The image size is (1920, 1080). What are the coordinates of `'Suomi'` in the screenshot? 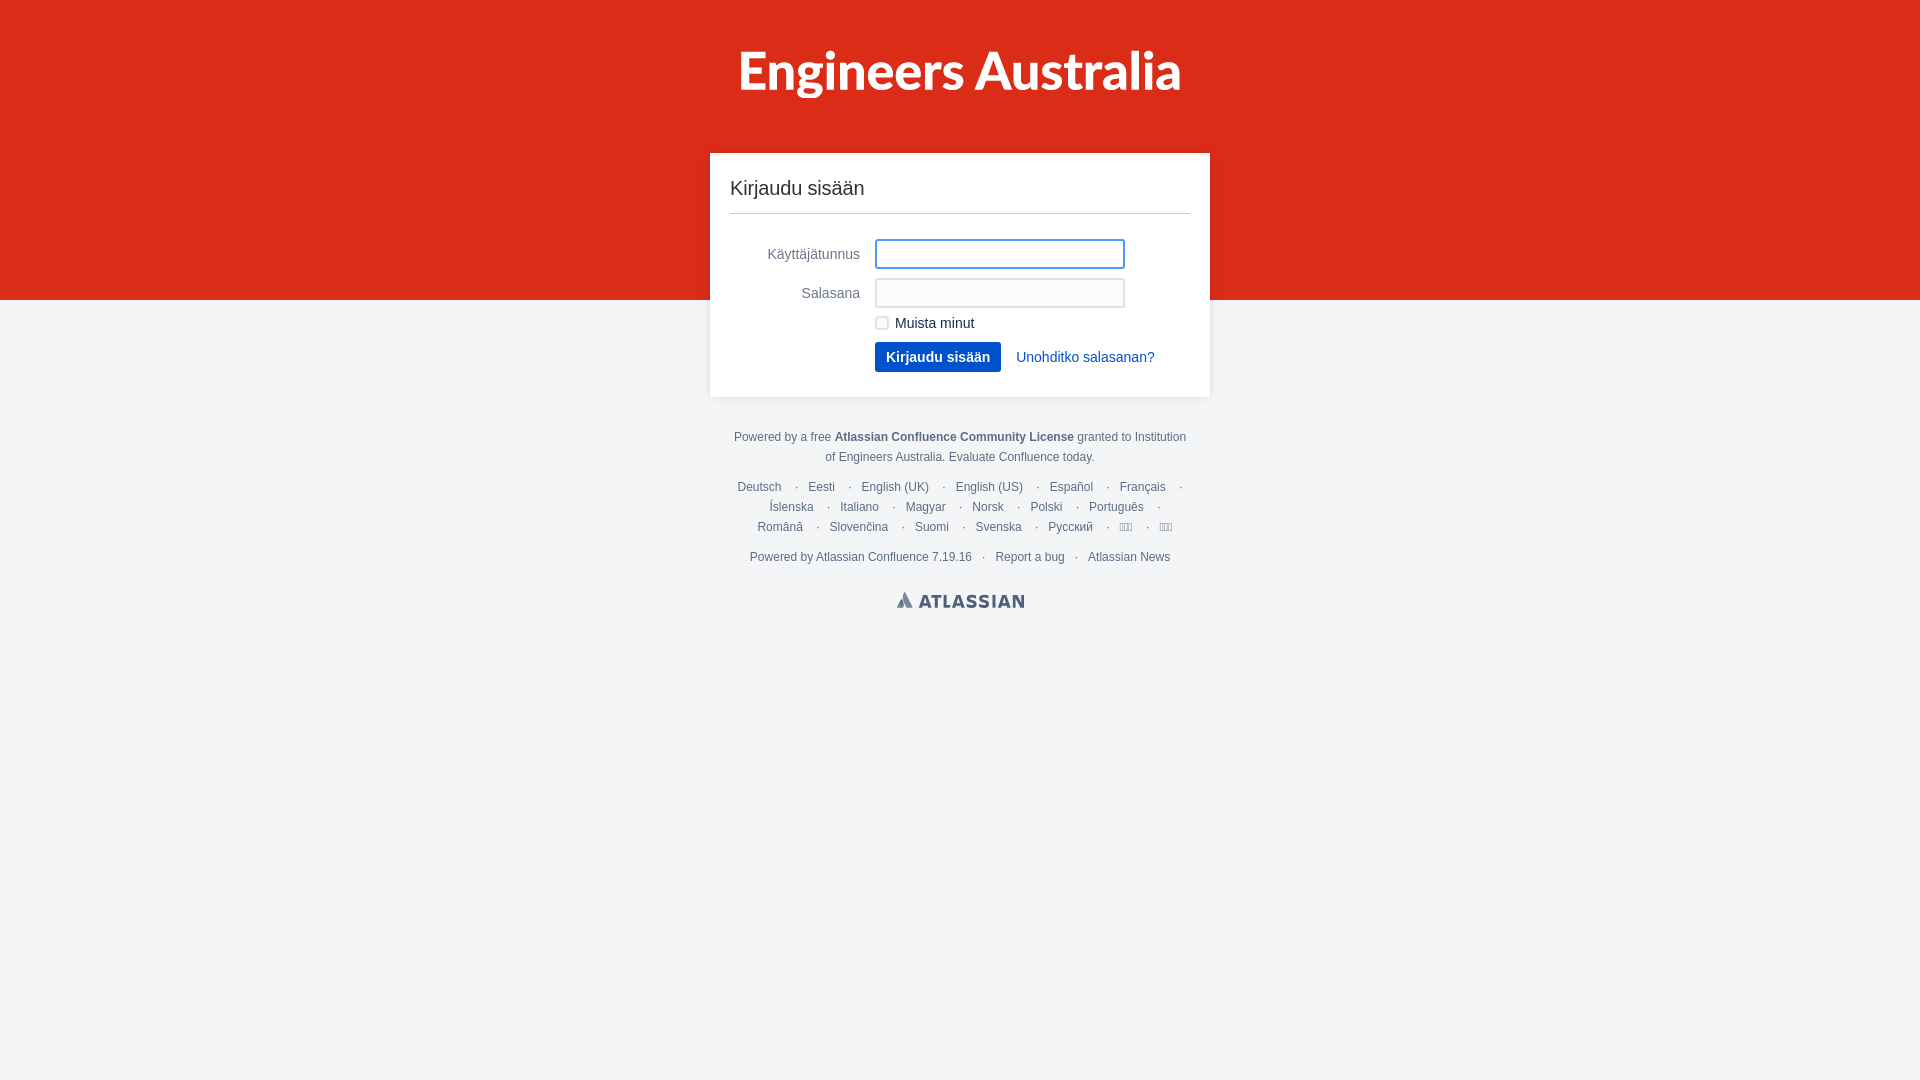 It's located at (930, 526).